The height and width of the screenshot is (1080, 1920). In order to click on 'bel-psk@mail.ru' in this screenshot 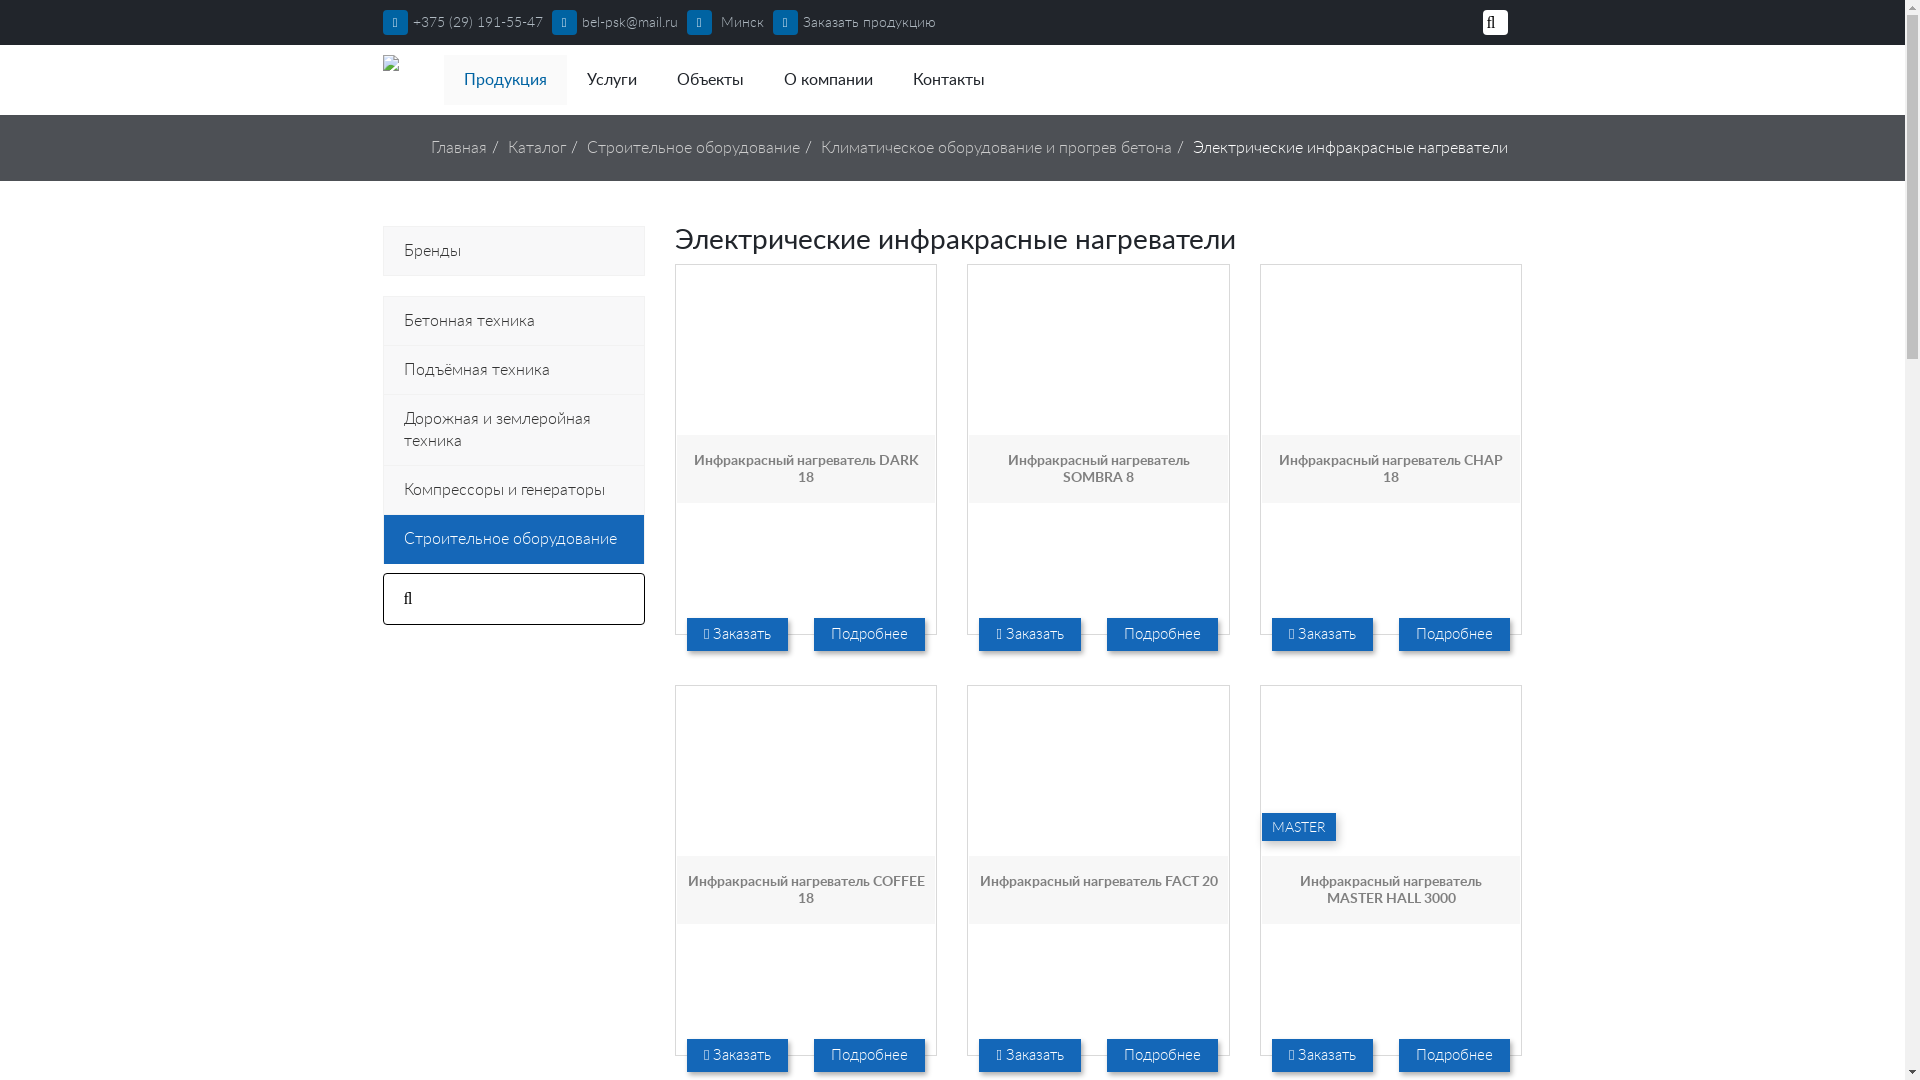, I will do `click(552, 23)`.